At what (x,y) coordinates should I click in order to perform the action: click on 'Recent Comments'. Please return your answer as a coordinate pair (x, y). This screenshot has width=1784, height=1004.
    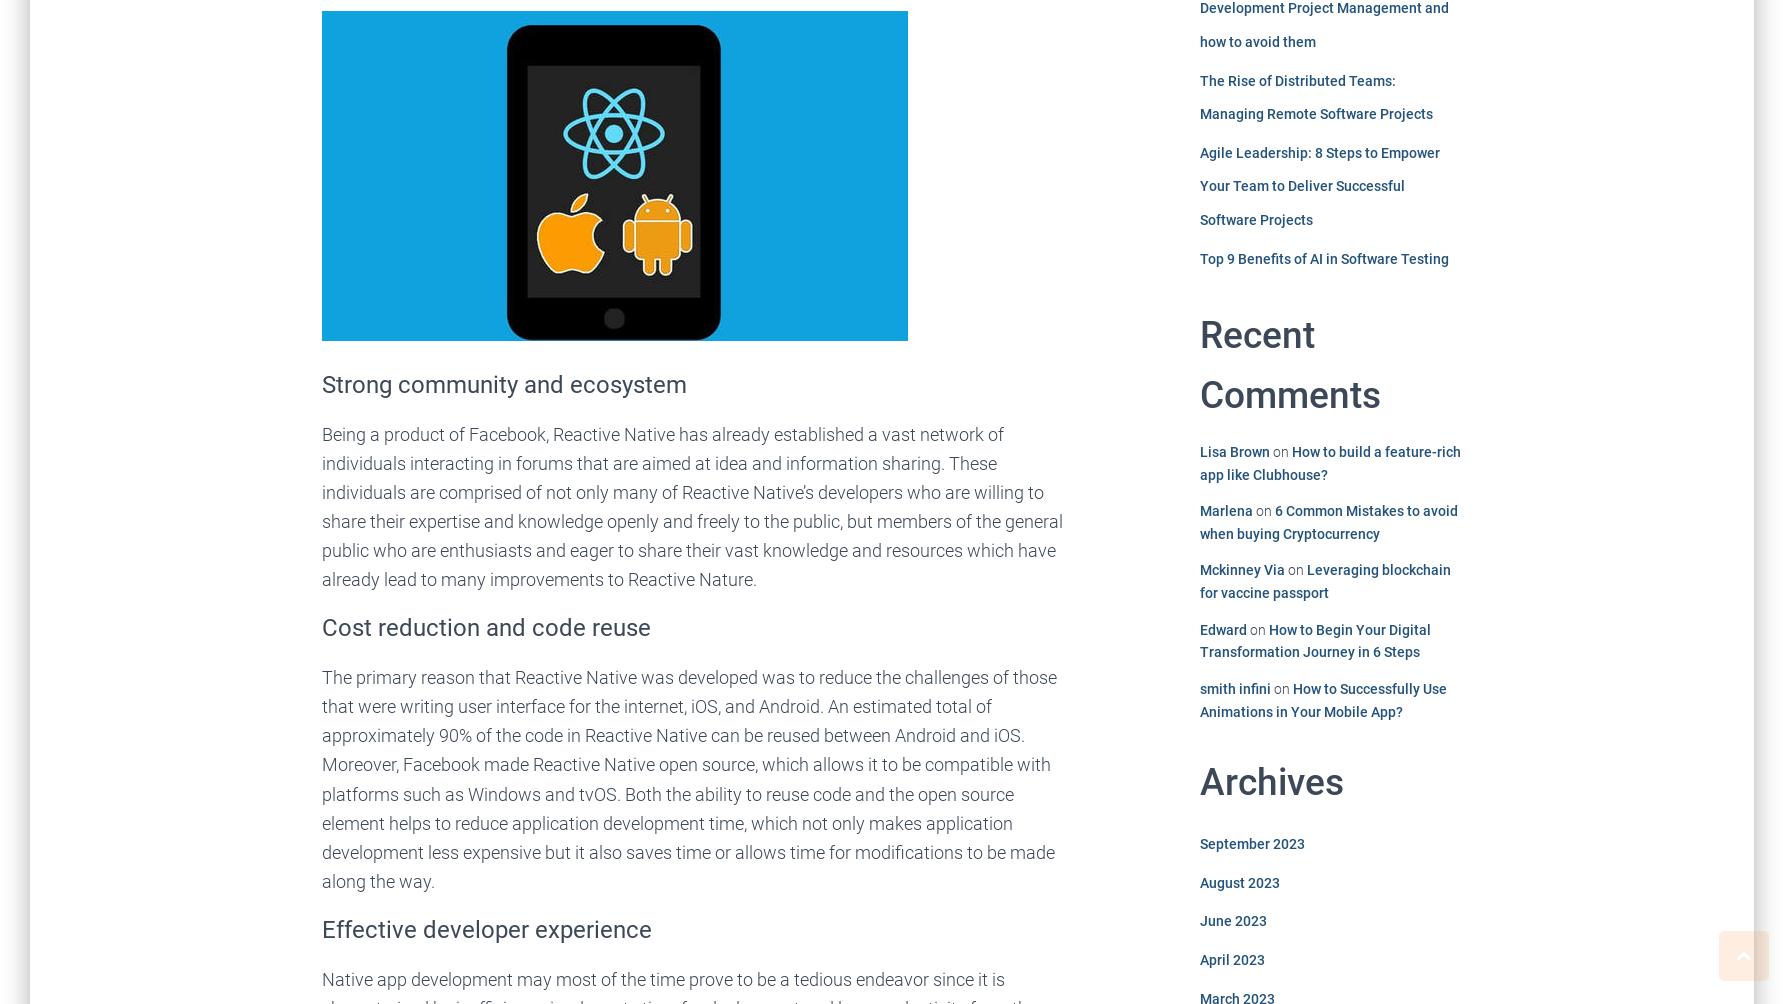
    Looking at the image, I should click on (1288, 365).